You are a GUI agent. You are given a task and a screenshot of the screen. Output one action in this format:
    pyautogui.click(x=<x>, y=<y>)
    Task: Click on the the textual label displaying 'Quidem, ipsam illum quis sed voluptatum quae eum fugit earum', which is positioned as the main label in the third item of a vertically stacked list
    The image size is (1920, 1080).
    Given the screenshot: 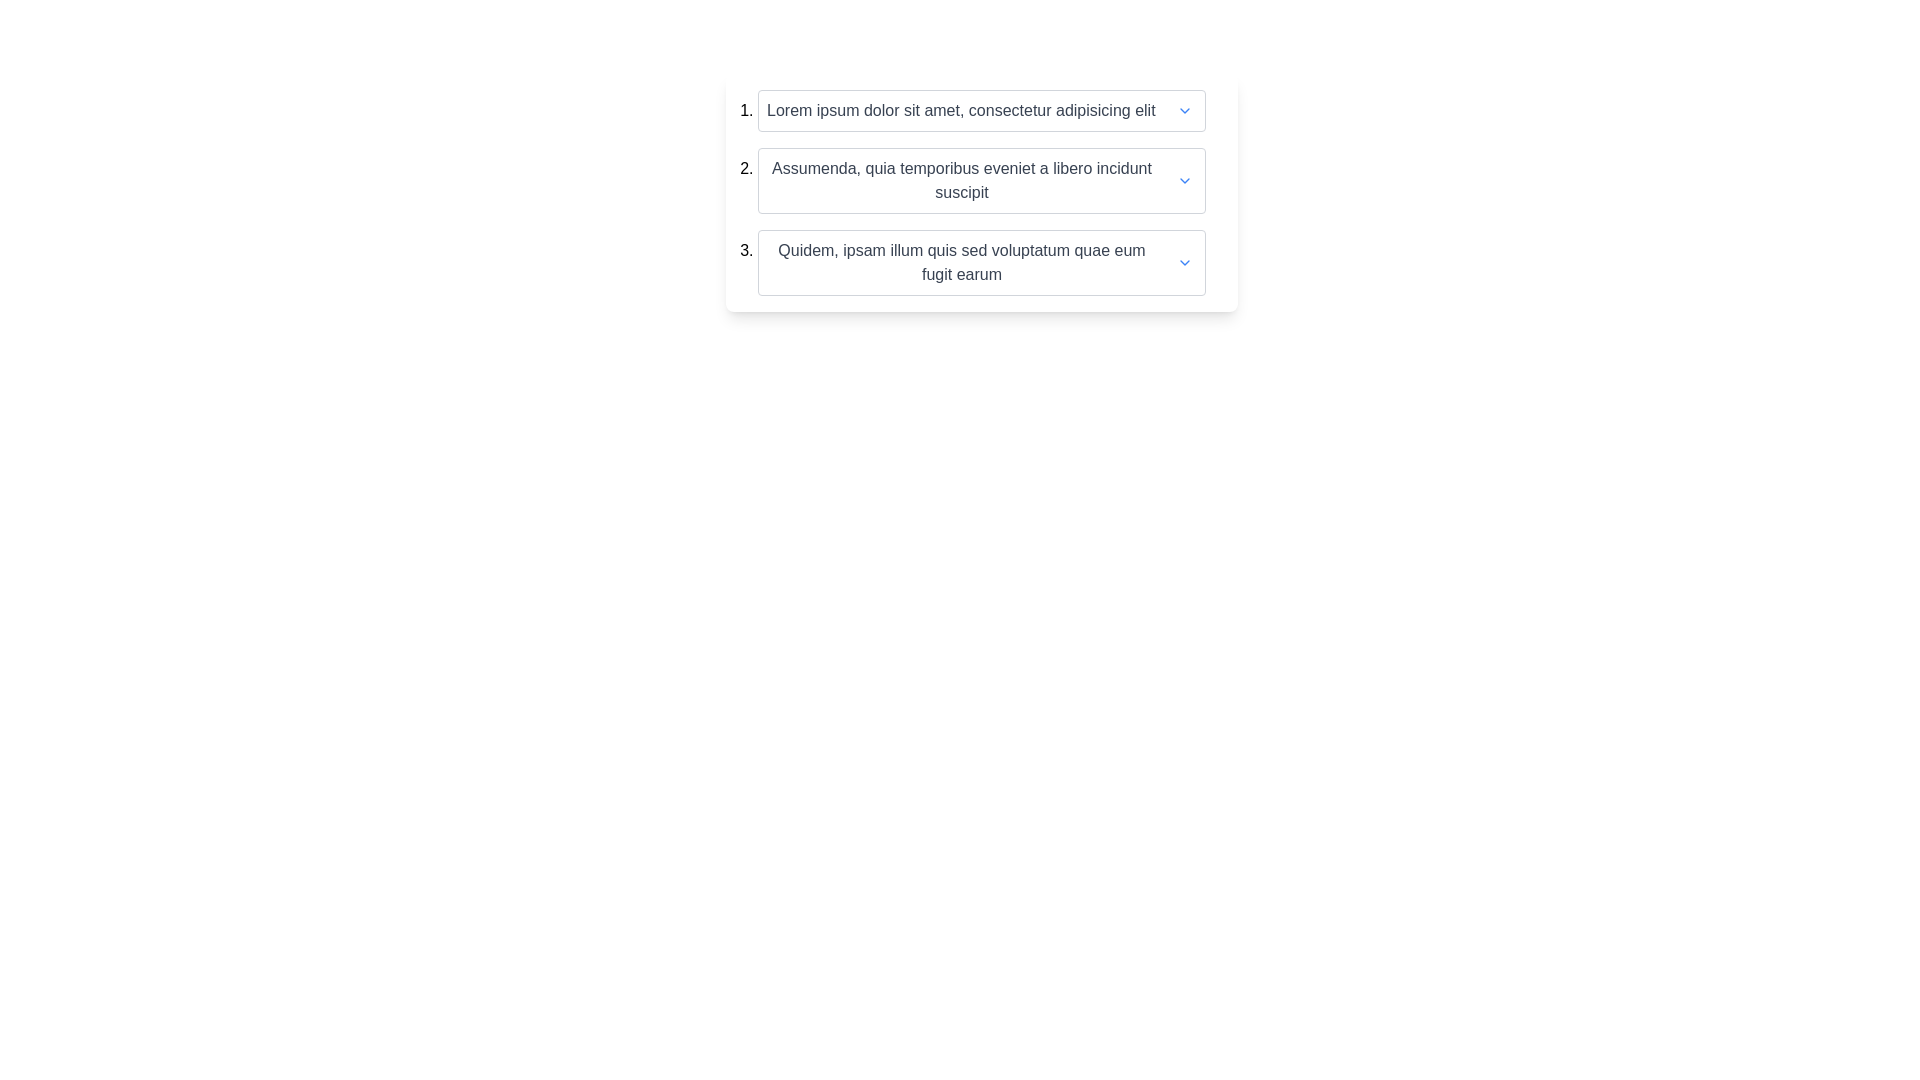 What is the action you would take?
    pyautogui.click(x=961, y=261)
    